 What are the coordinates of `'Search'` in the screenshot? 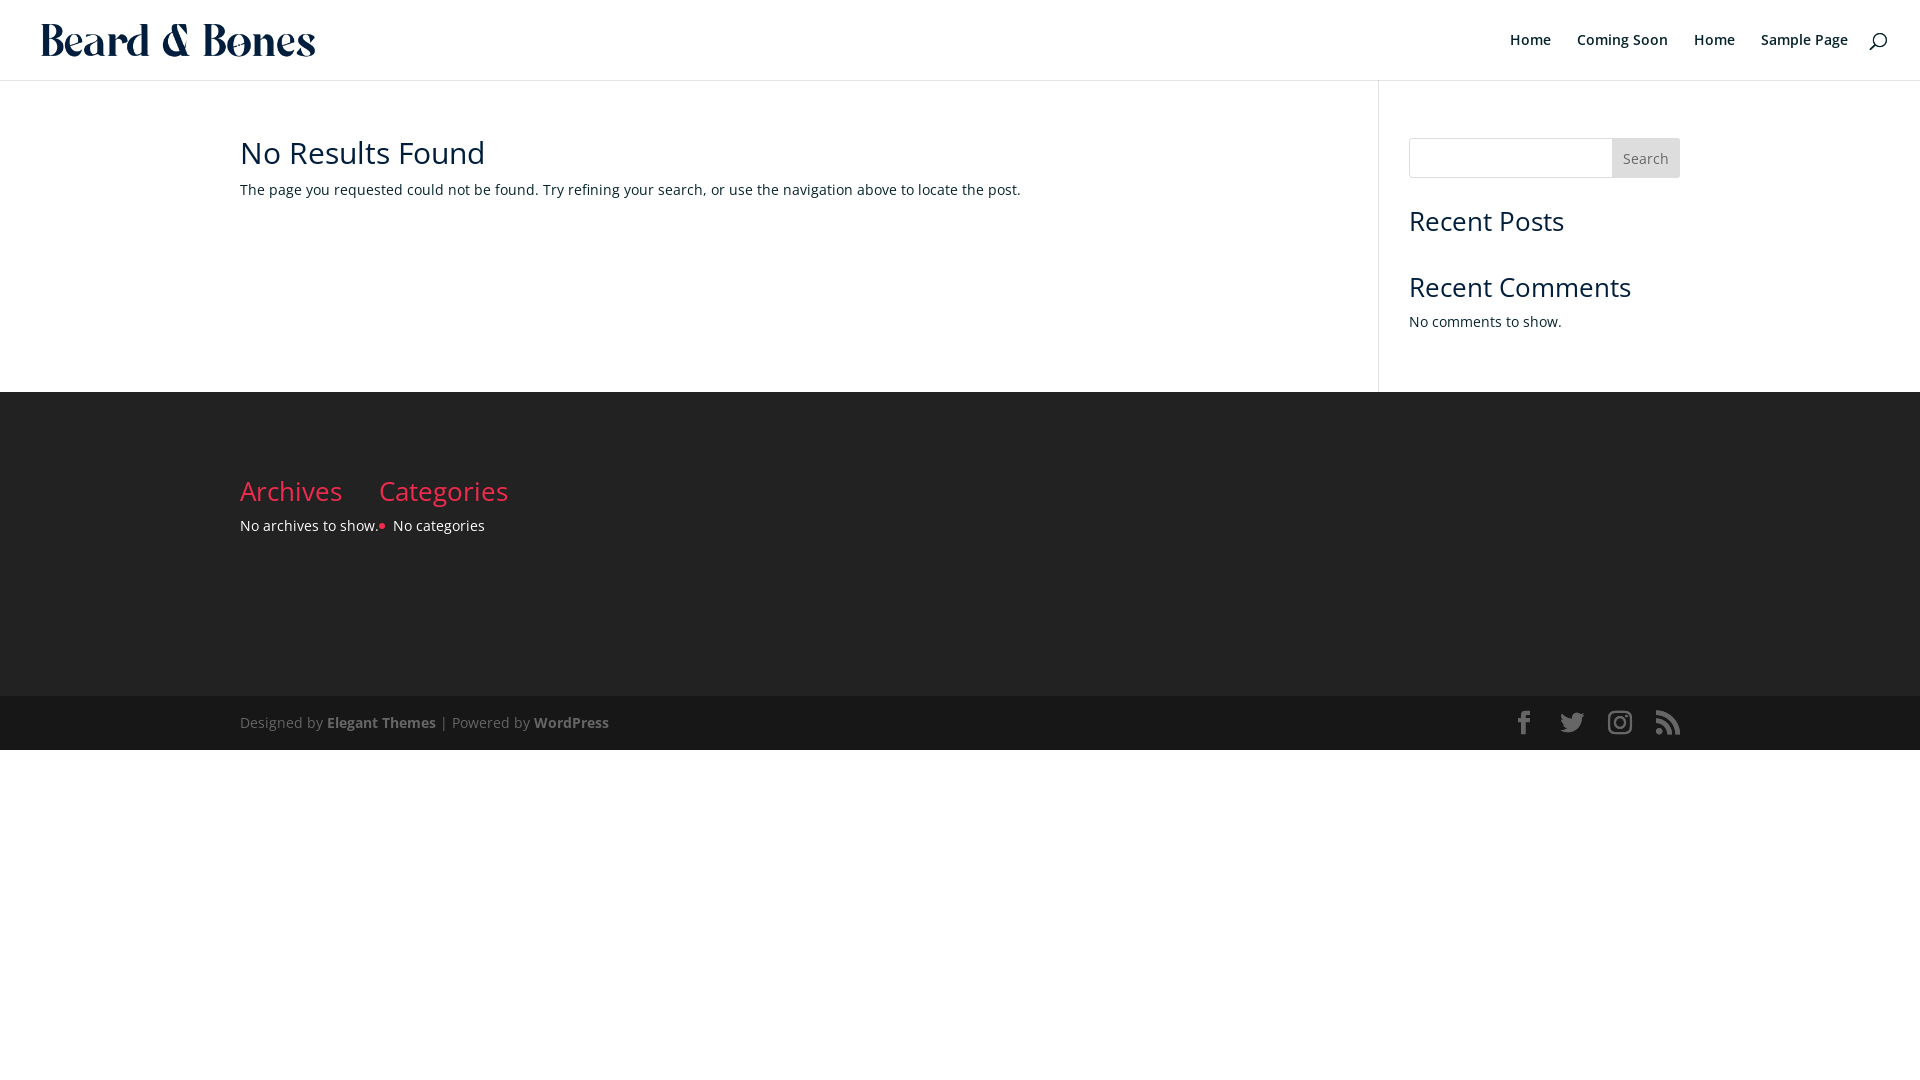 It's located at (1612, 157).